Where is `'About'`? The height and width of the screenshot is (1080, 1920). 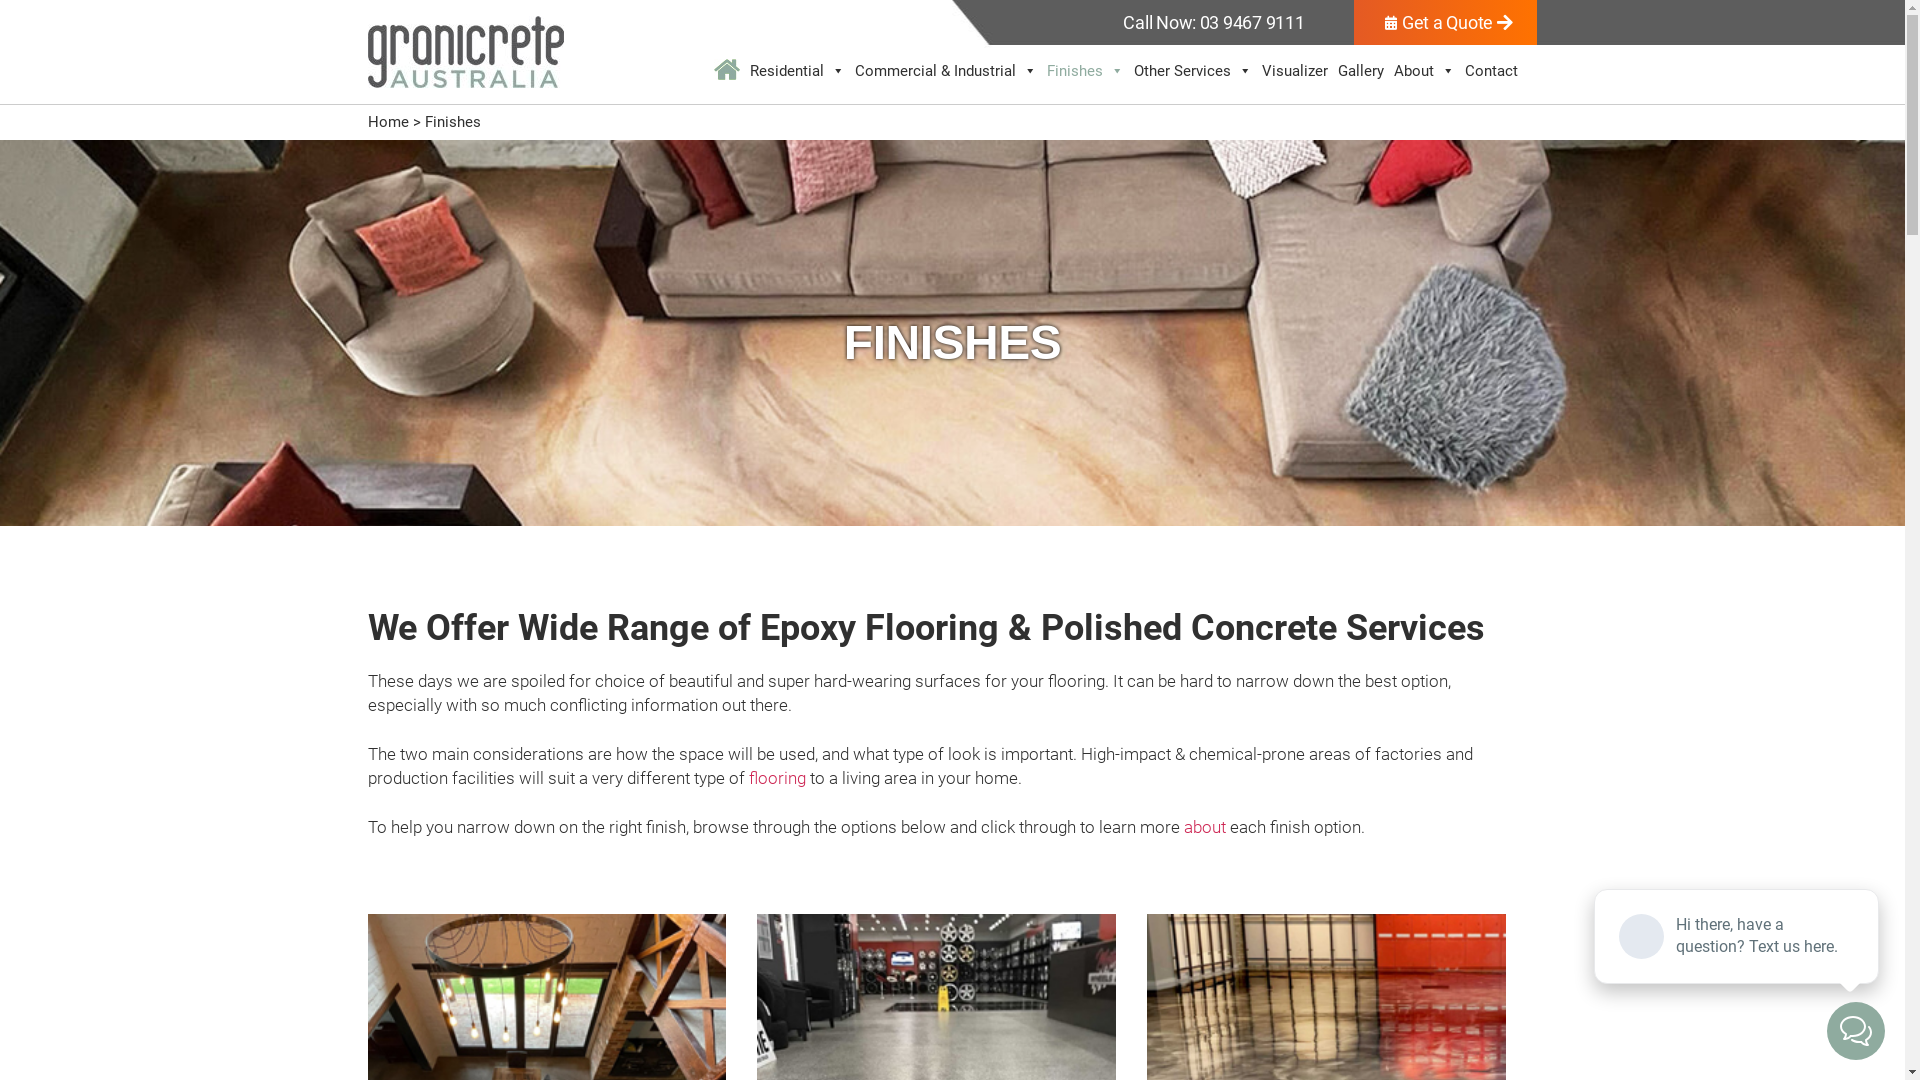
'About' is located at coordinates (1423, 69).